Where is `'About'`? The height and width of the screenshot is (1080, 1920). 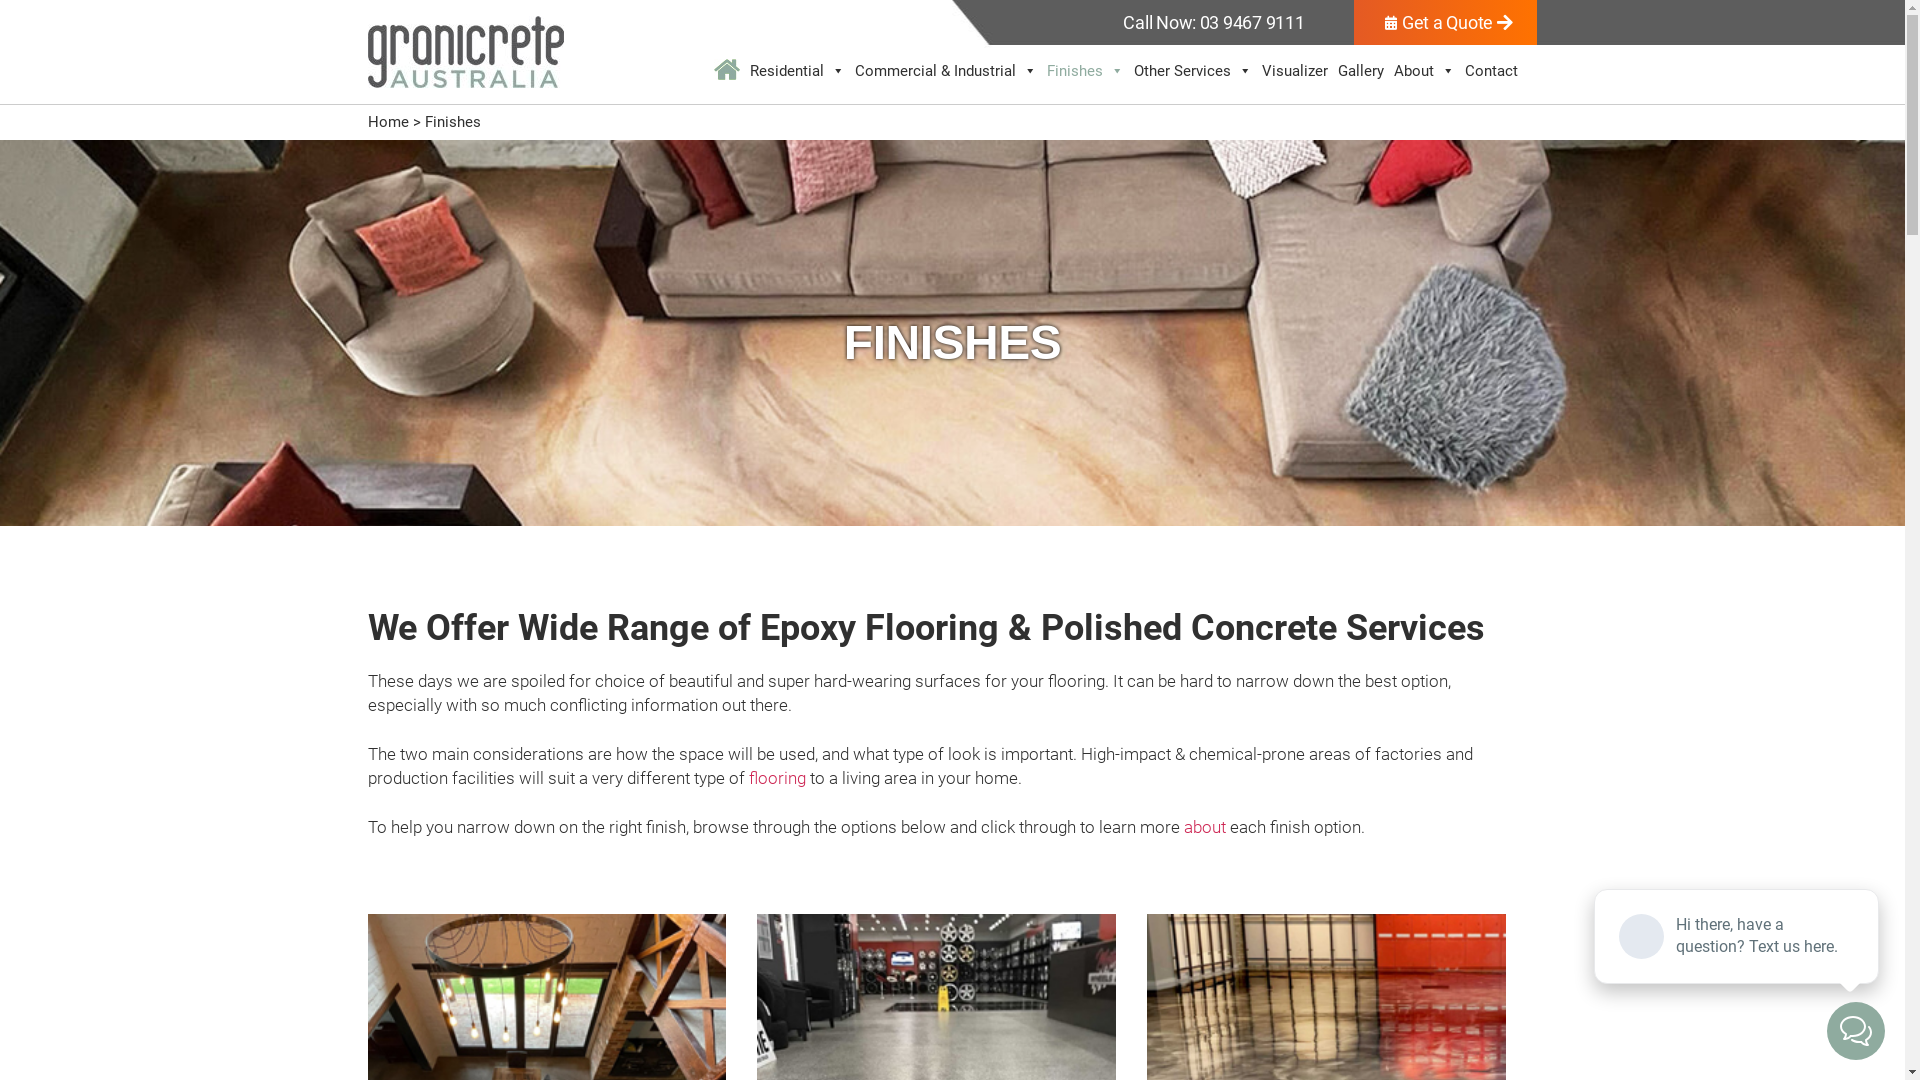
'About' is located at coordinates (1423, 69).